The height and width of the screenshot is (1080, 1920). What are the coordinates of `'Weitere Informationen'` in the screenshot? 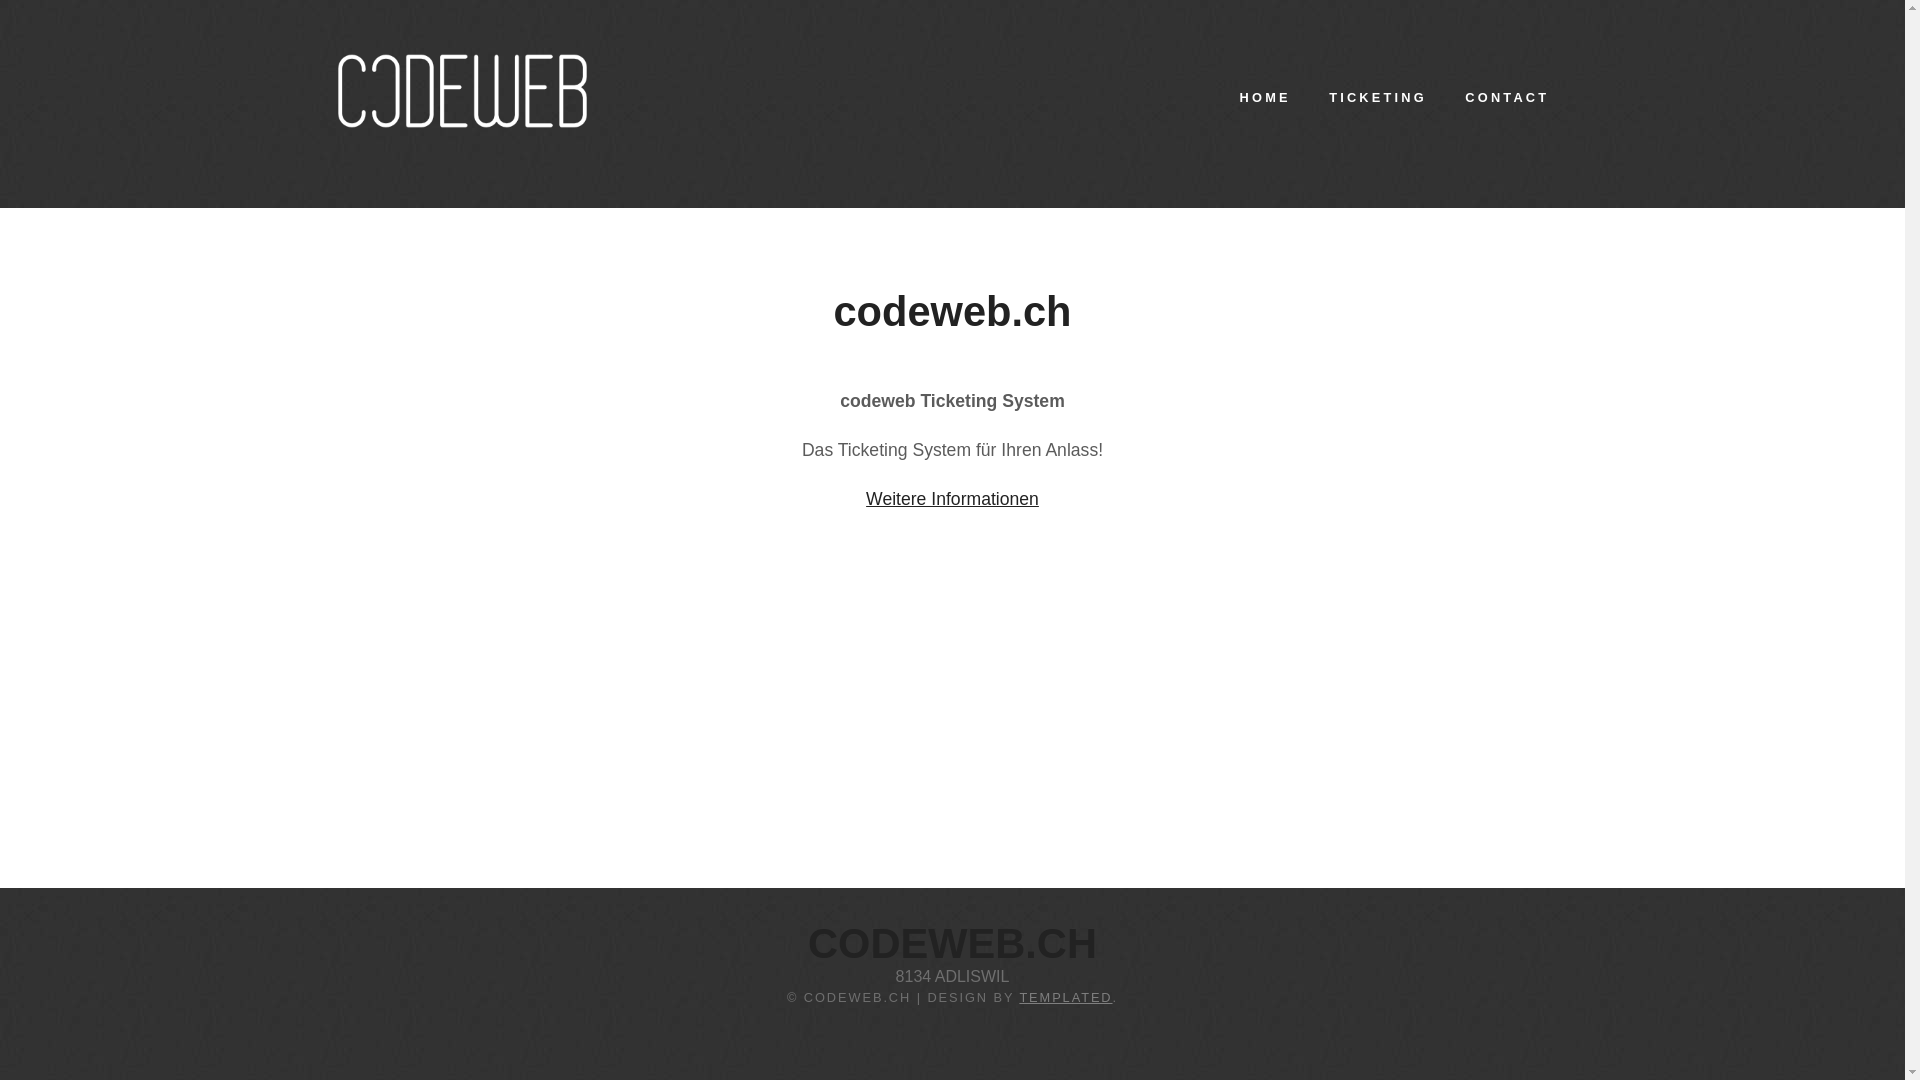 It's located at (865, 497).